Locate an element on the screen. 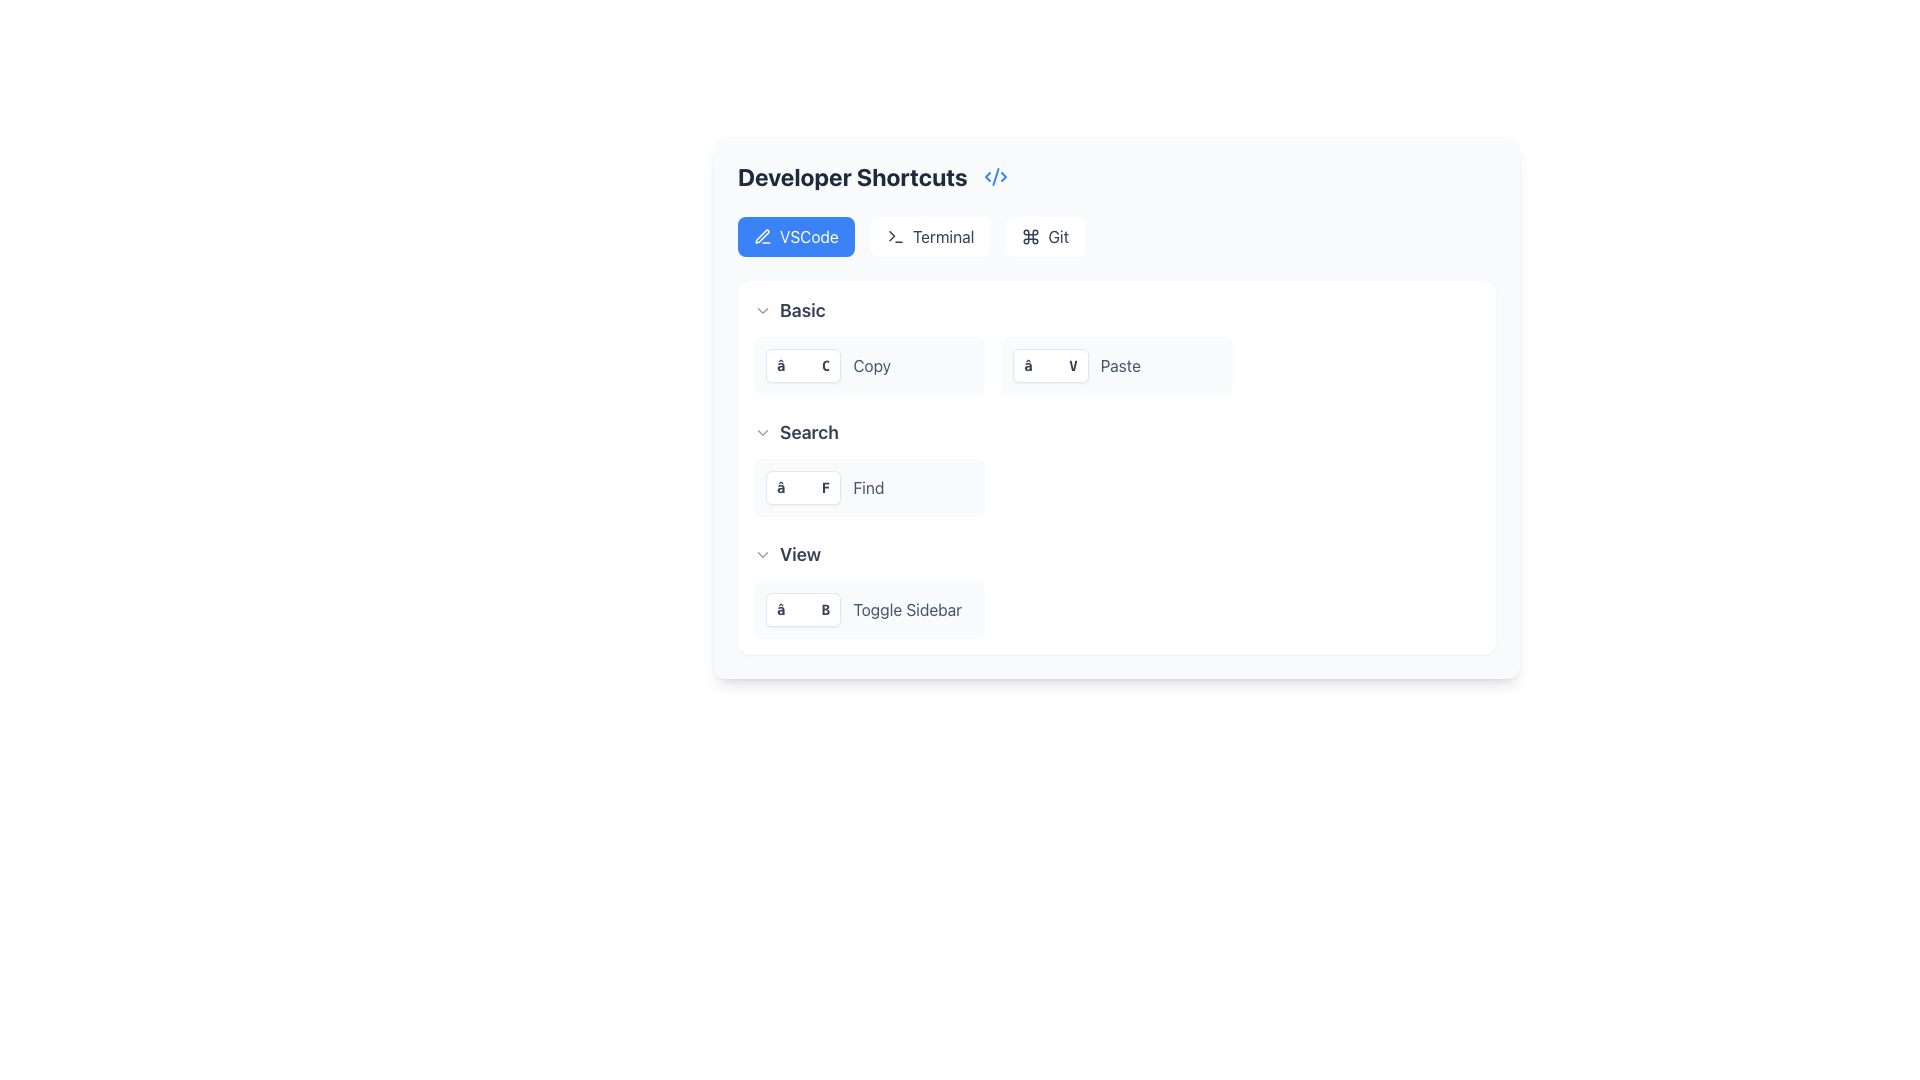 This screenshot has width=1920, height=1080. the 'VSCode' button with a blue background and white text, which is the first button in a horizontal group of three is located at coordinates (795, 235).